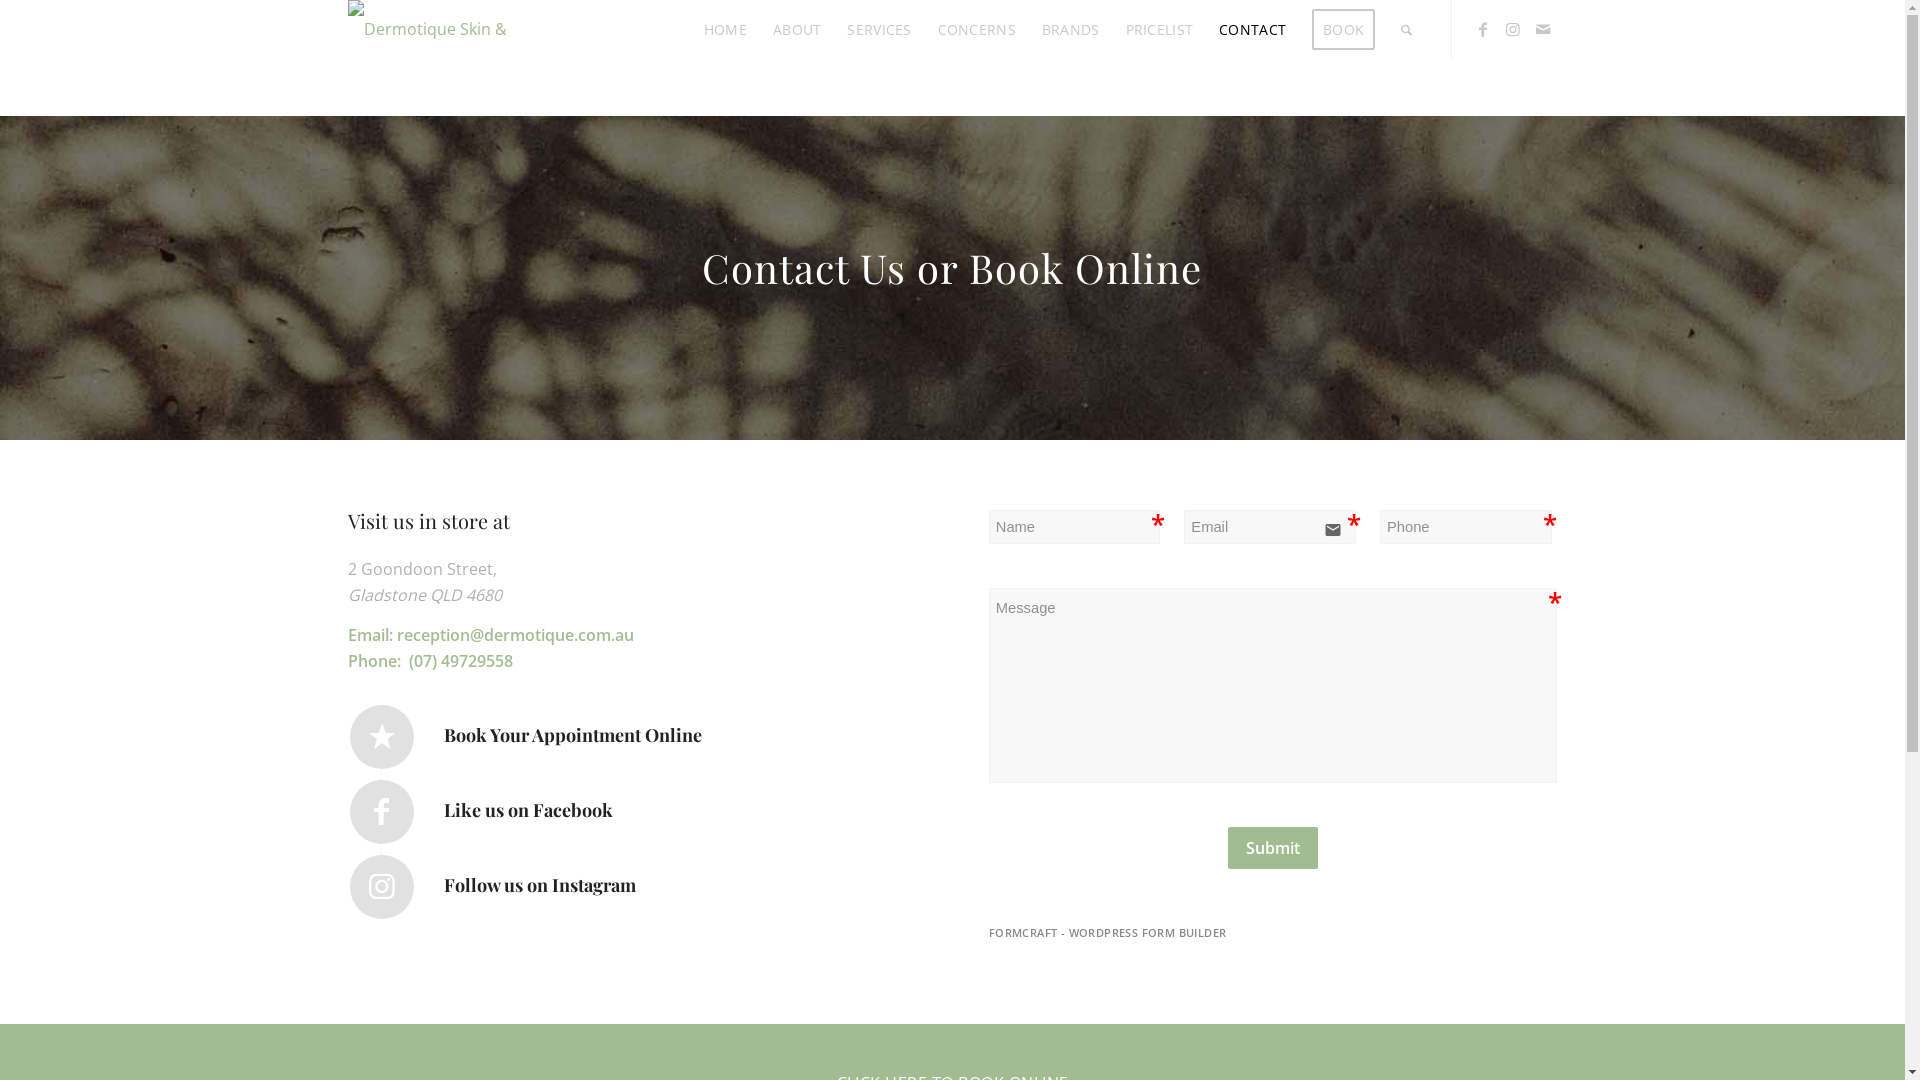 This screenshot has height=1080, width=1920. I want to click on 'HOME', so click(724, 29).